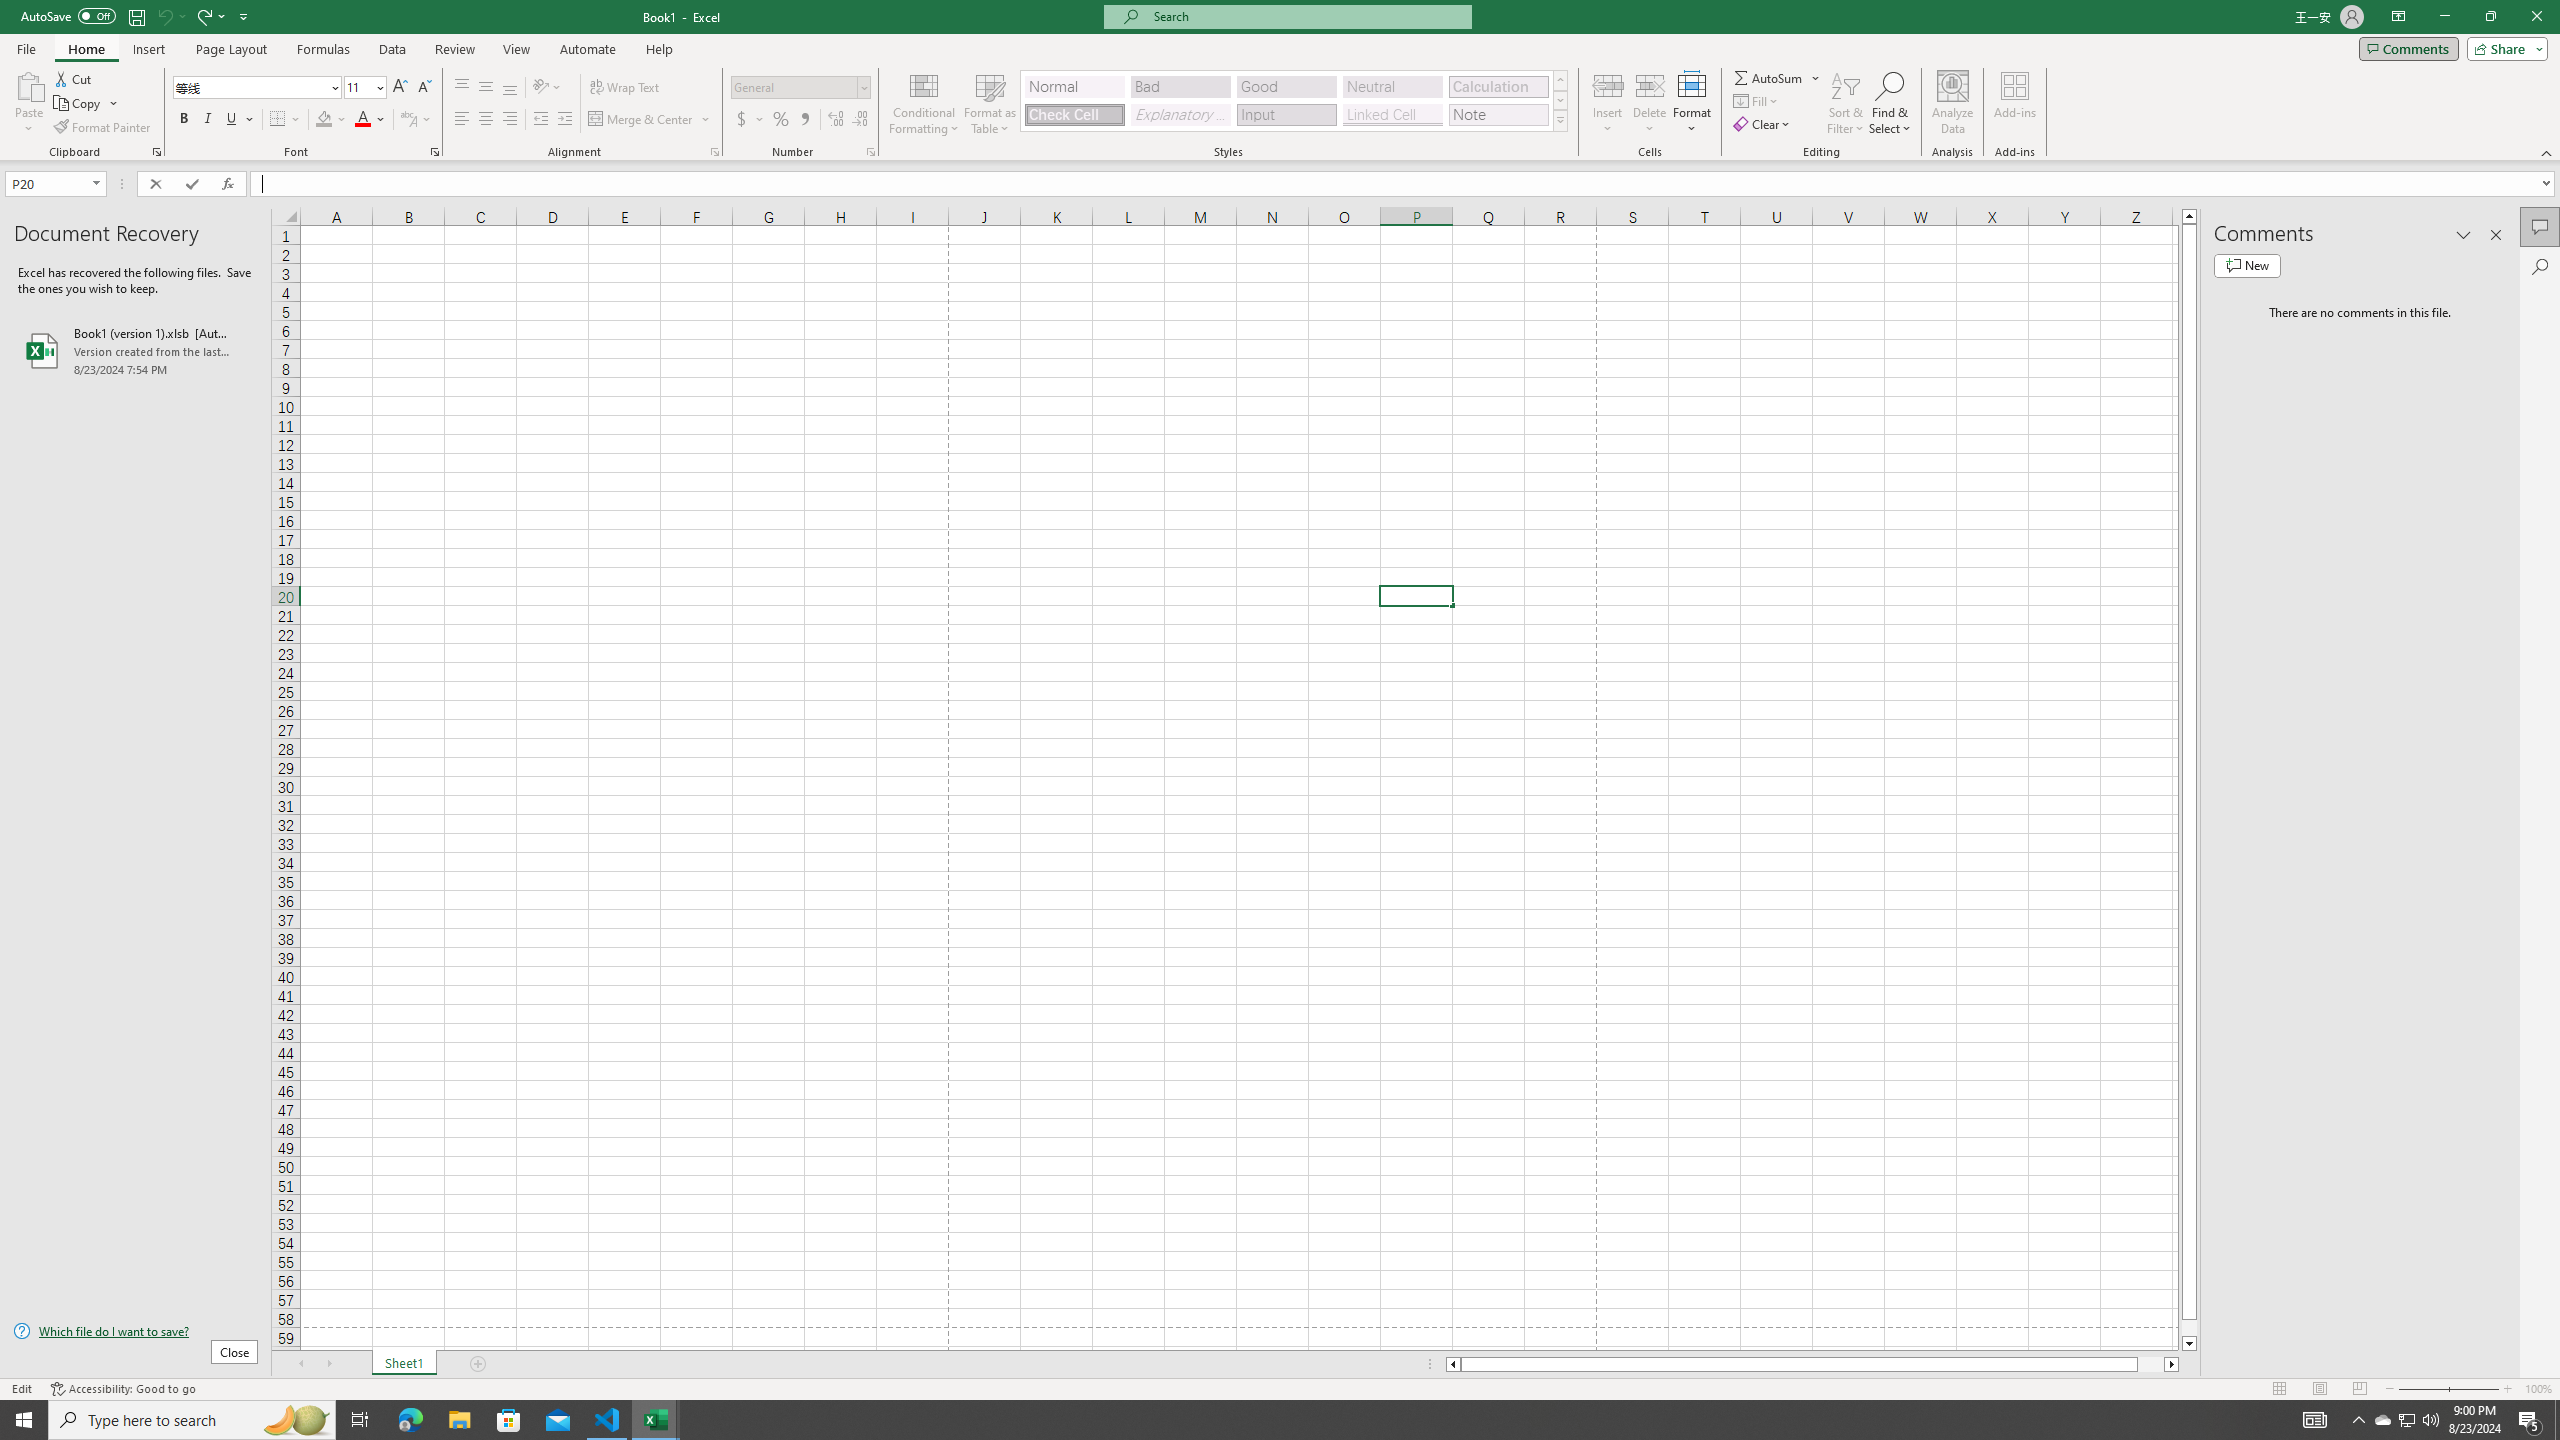  I want to click on 'Copy', so click(78, 103).